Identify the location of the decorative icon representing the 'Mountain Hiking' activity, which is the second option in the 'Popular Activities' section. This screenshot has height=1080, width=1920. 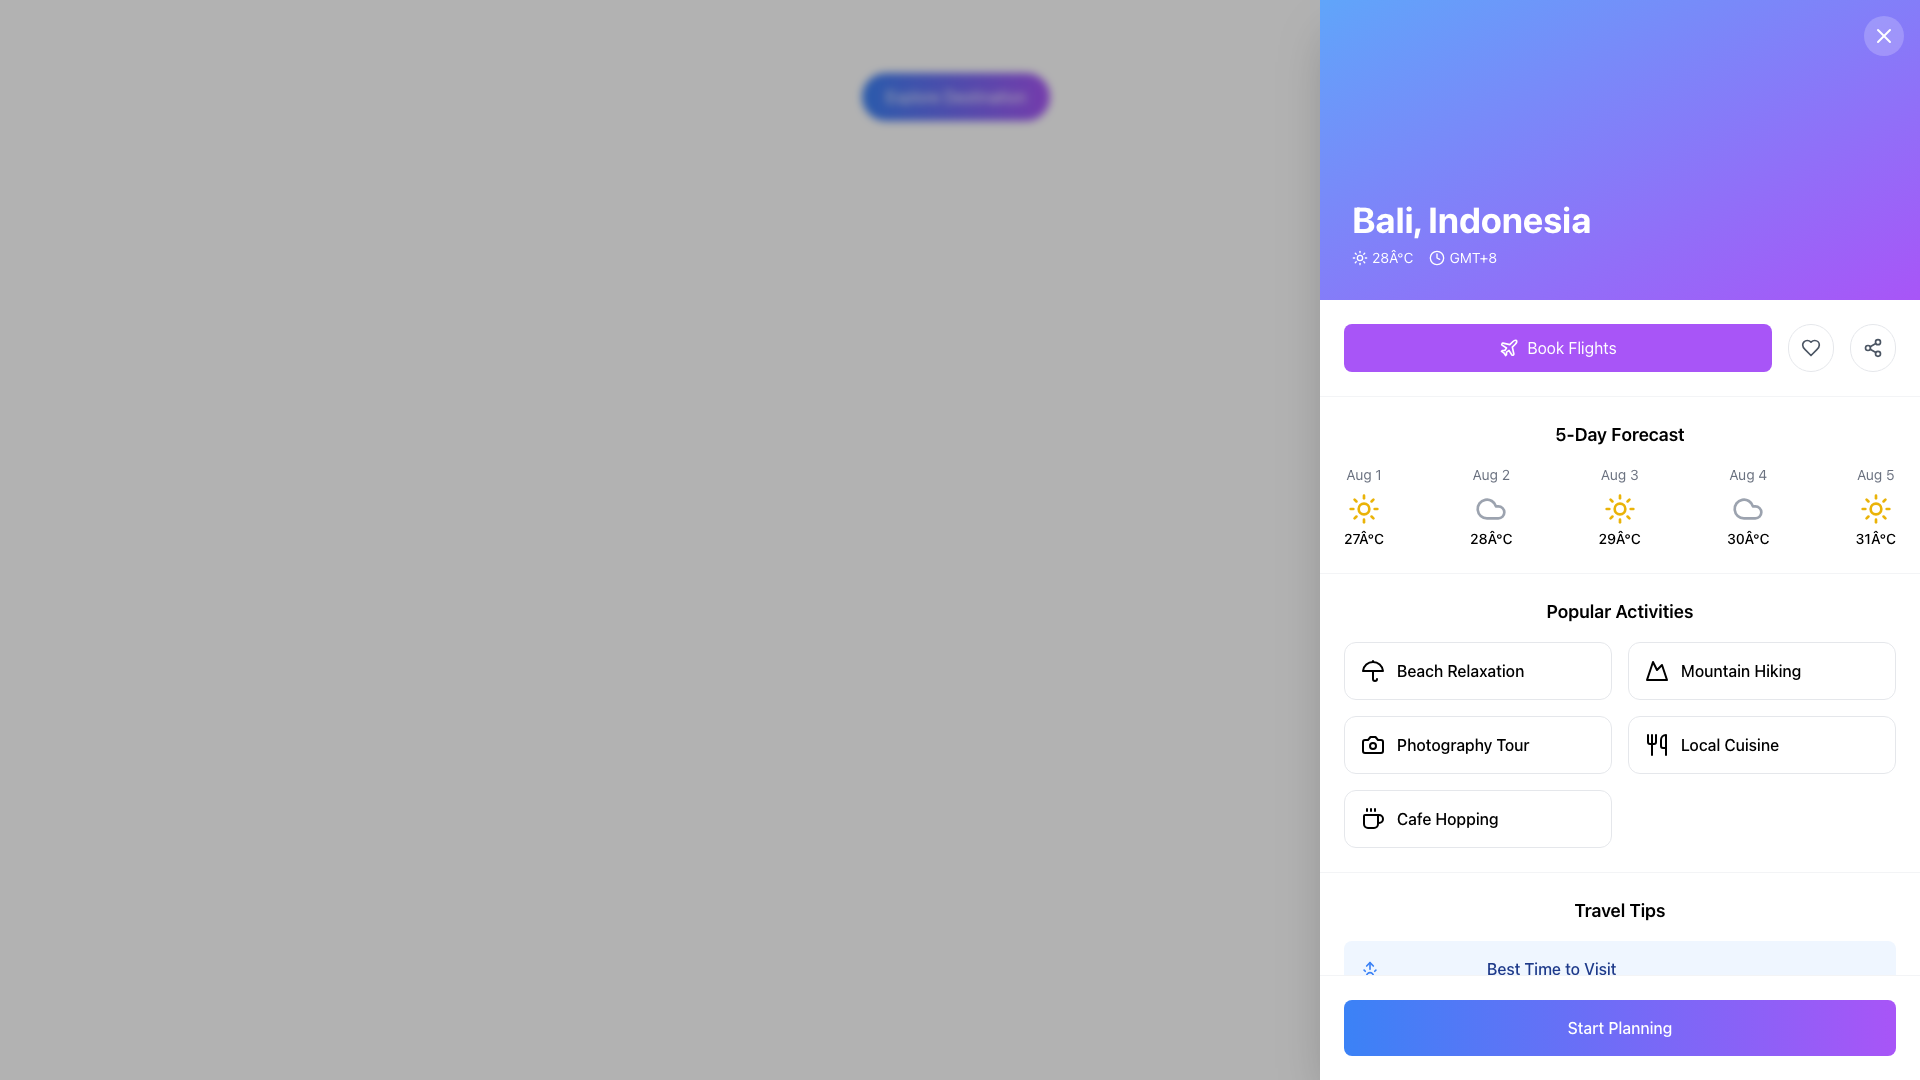
(1656, 671).